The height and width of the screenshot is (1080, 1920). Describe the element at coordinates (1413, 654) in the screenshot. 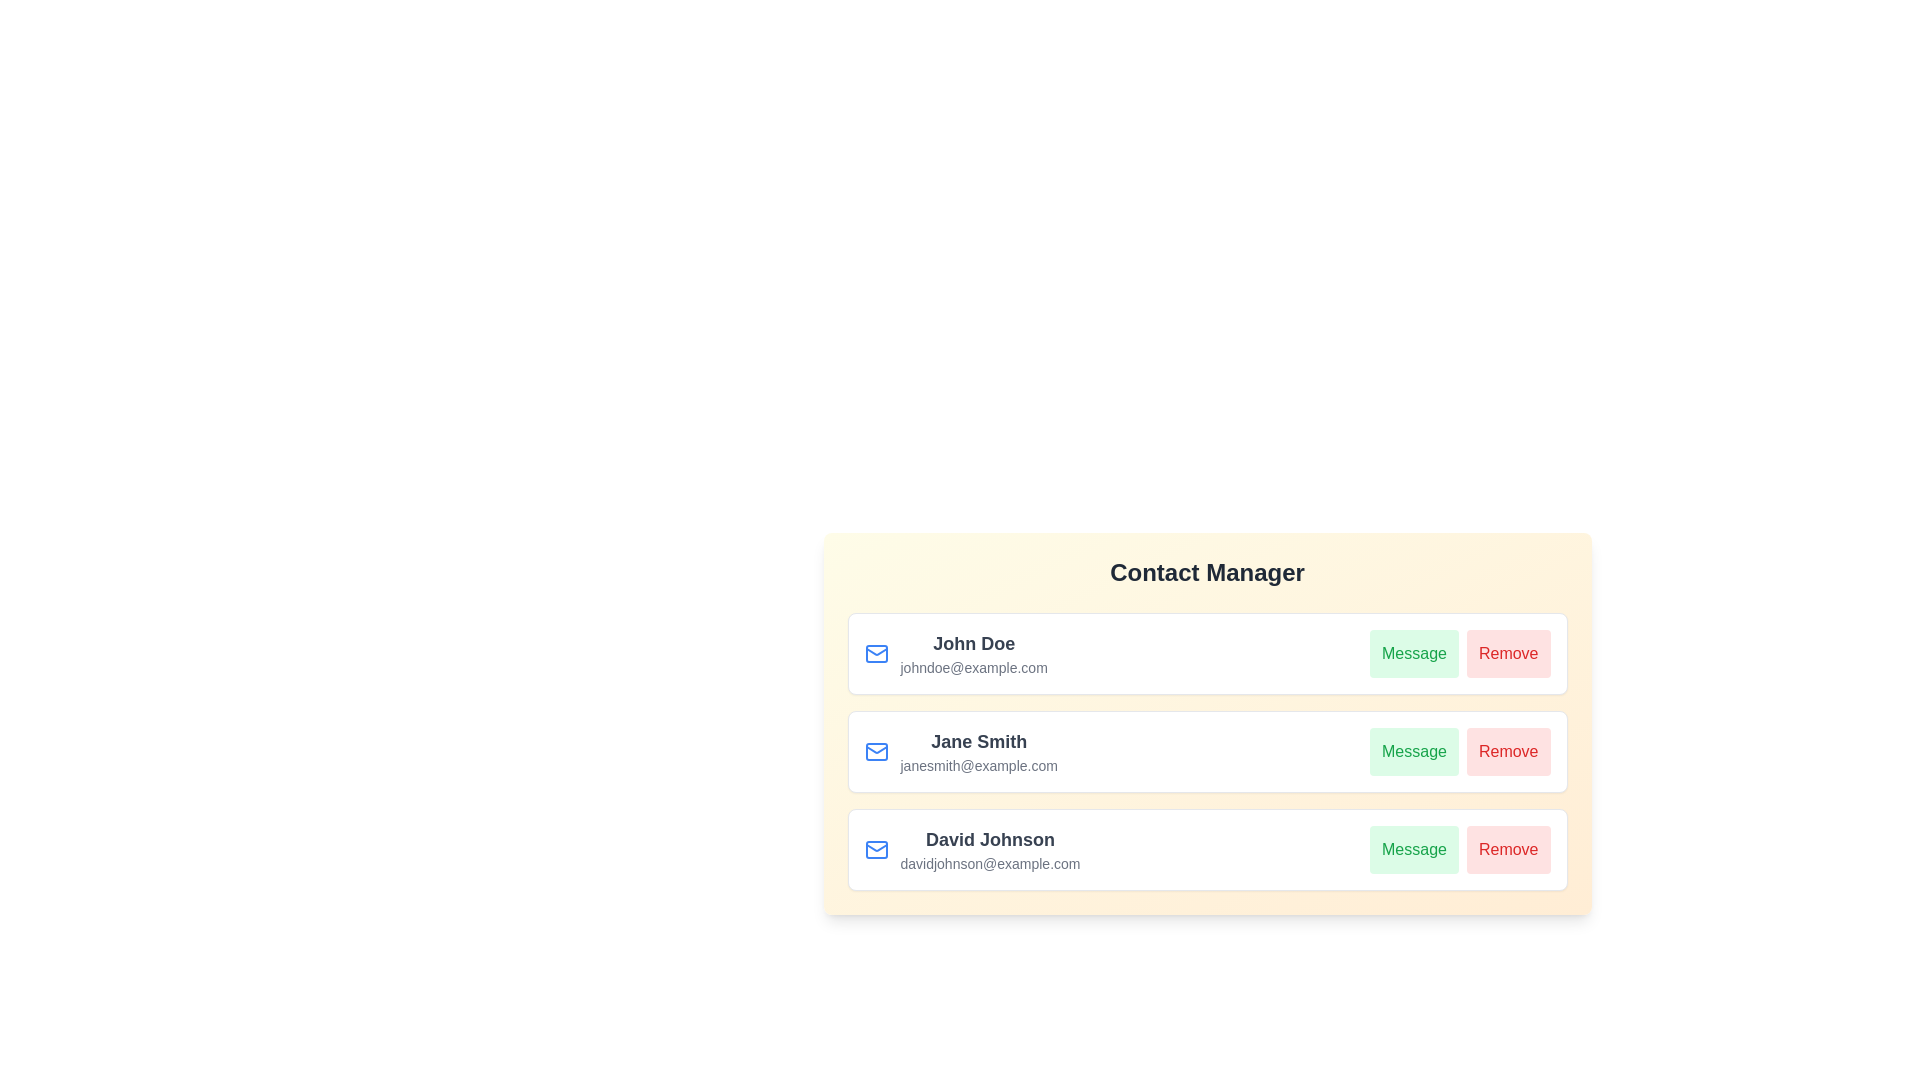

I see `Message button for the contact John Doe` at that location.